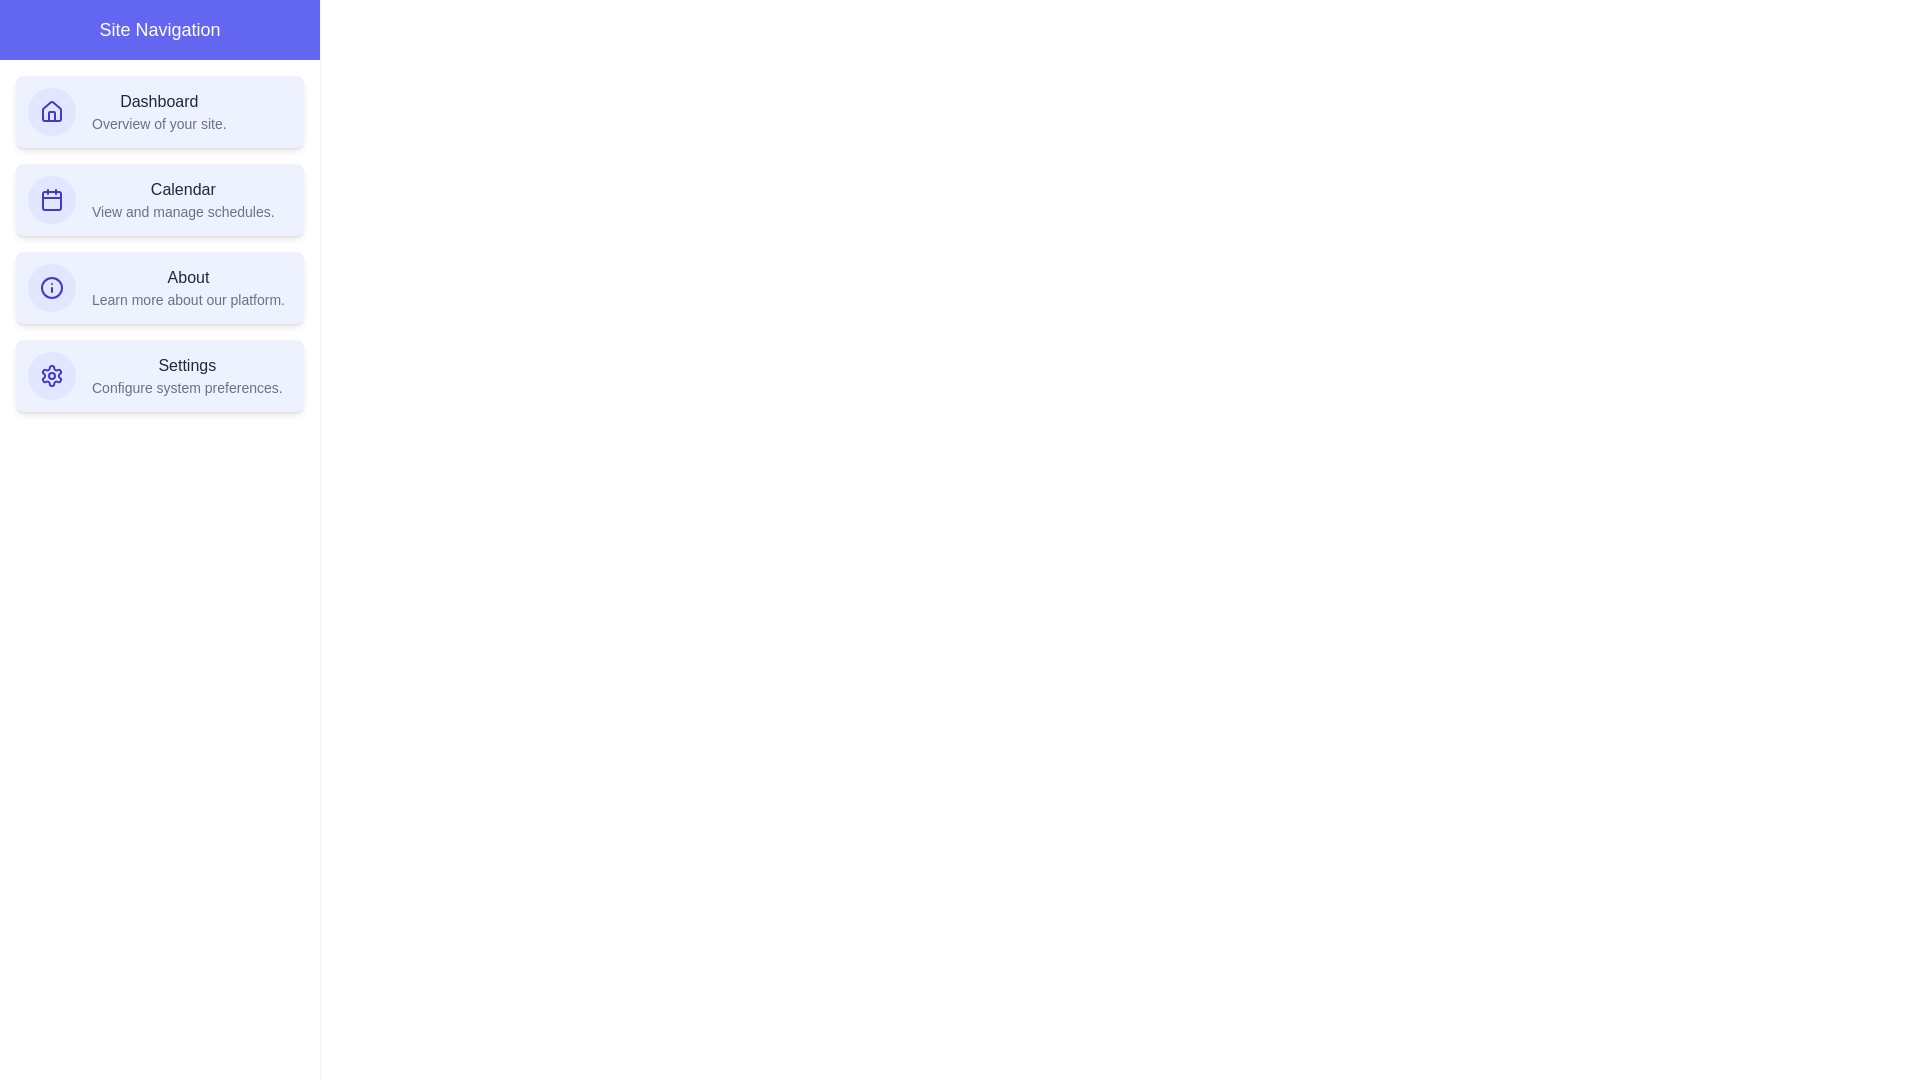 The height and width of the screenshot is (1080, 1920). I want to click on the text of the navigation item Dashboard, so click(157, 101).